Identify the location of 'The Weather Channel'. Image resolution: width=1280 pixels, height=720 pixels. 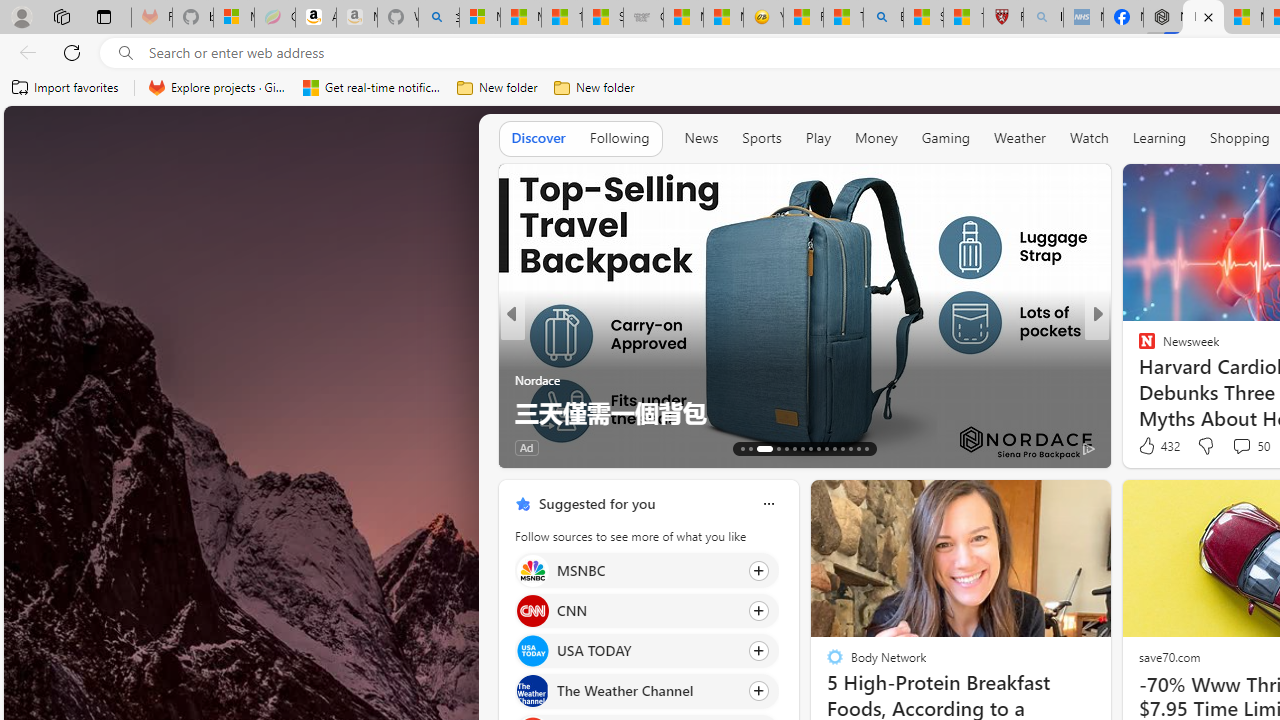
(532, 690).